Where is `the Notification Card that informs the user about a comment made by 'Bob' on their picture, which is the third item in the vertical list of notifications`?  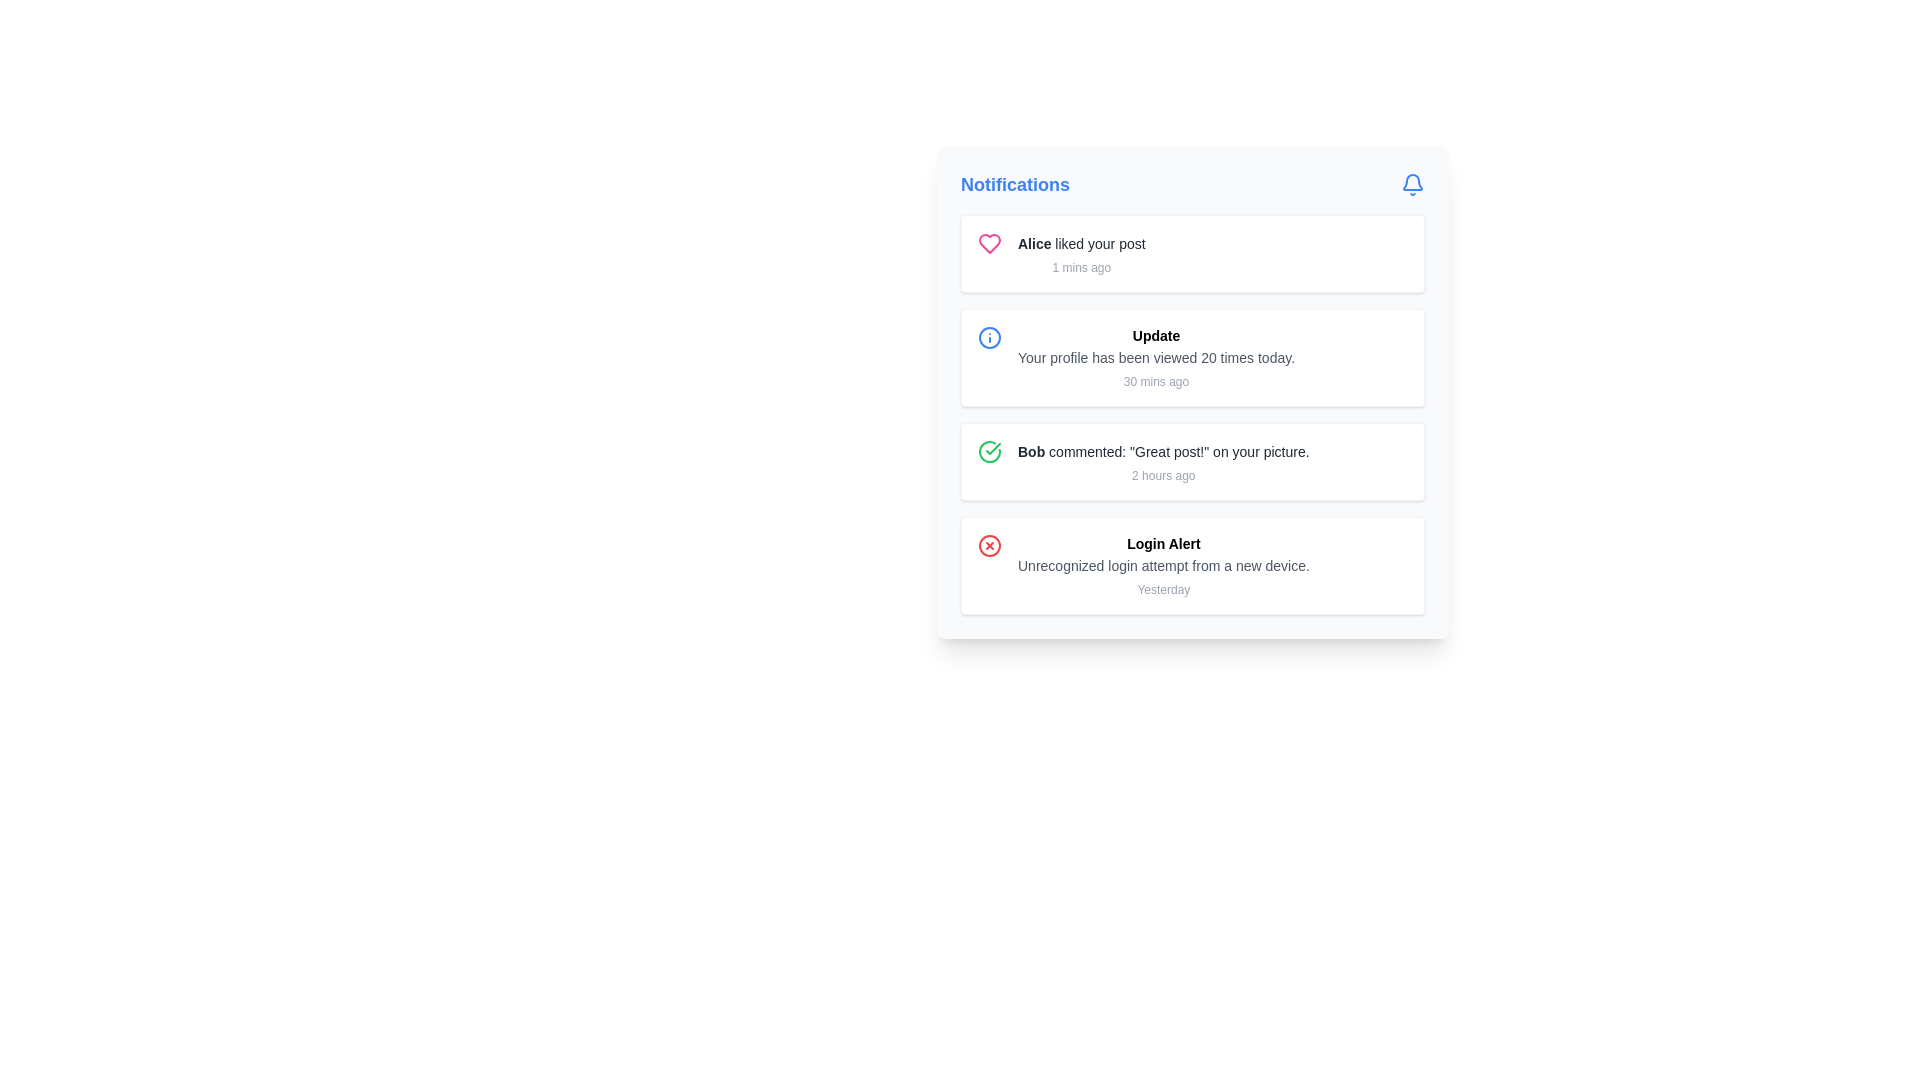
the Notification Card that informs the user about a comment made by 'Bob' on their picture, which is the third item in the vertical list of notifications is located at coordinates (1193, 462).